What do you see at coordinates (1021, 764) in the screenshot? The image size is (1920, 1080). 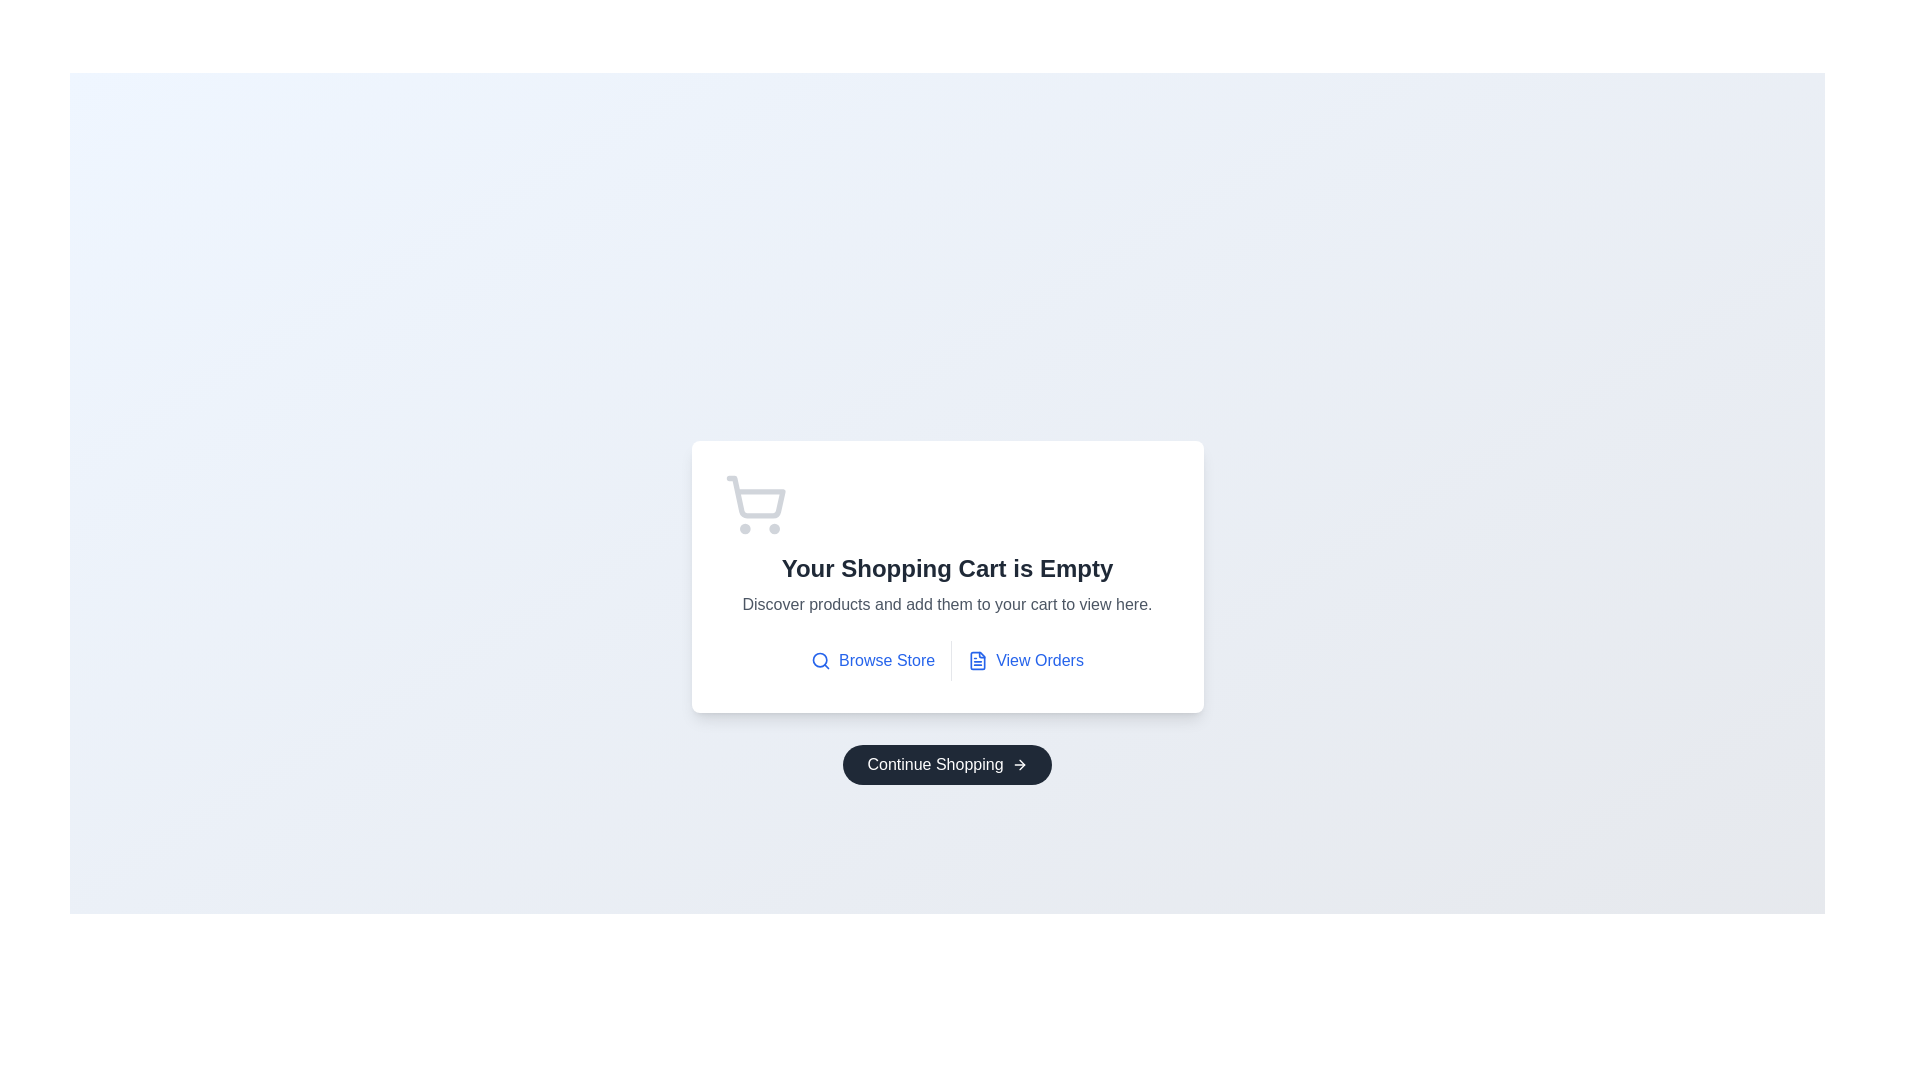 I see `the navigation arrow icon located to the right of the button text in the button beneath 'Your Shopping Cart is Empty'` at bounding box center [1021, 764].